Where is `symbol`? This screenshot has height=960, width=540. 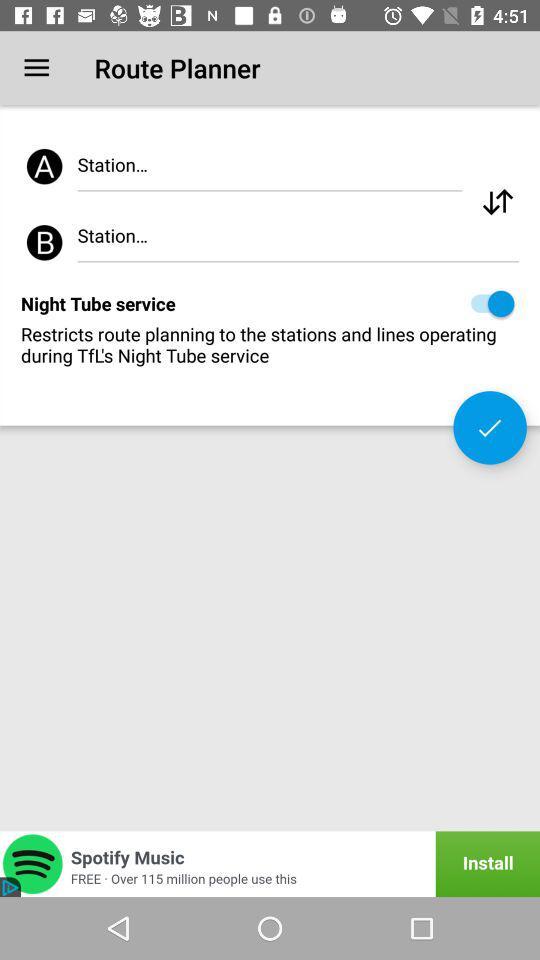 symbol is located at coordinates (496, 202).